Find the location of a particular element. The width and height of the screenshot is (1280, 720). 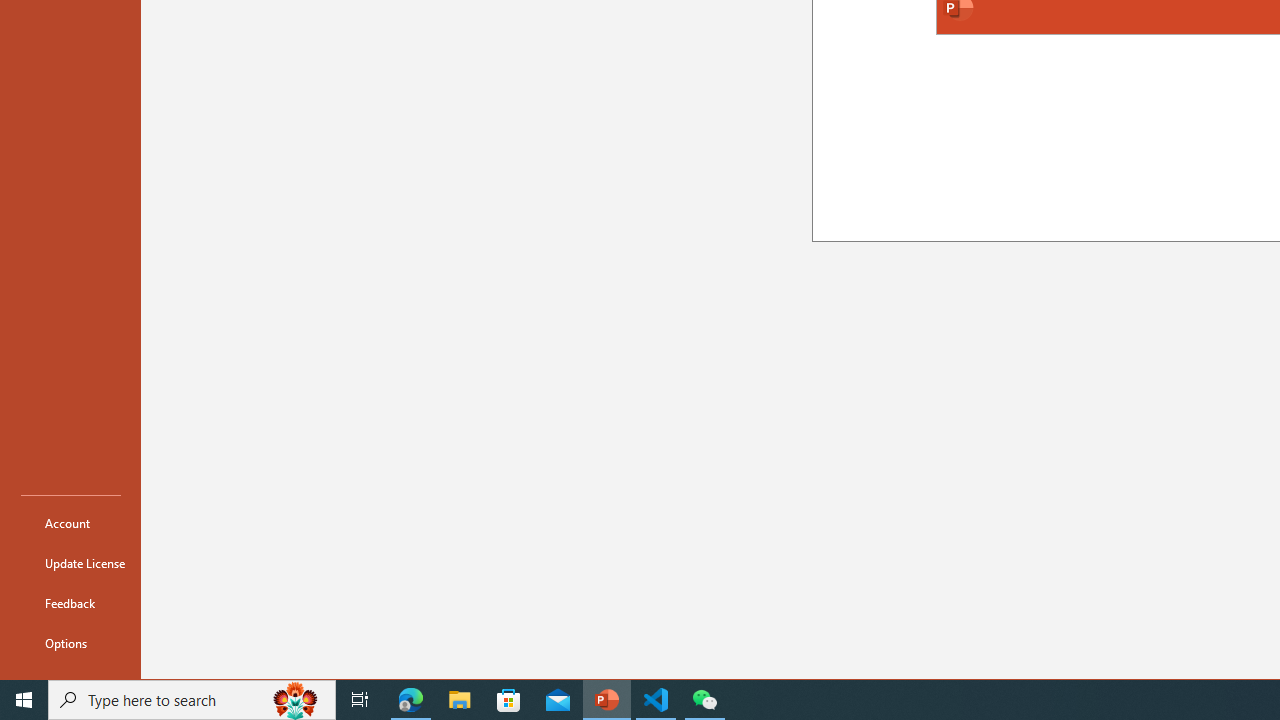

'Microsoft Store' is located at coordinates (509, 698).